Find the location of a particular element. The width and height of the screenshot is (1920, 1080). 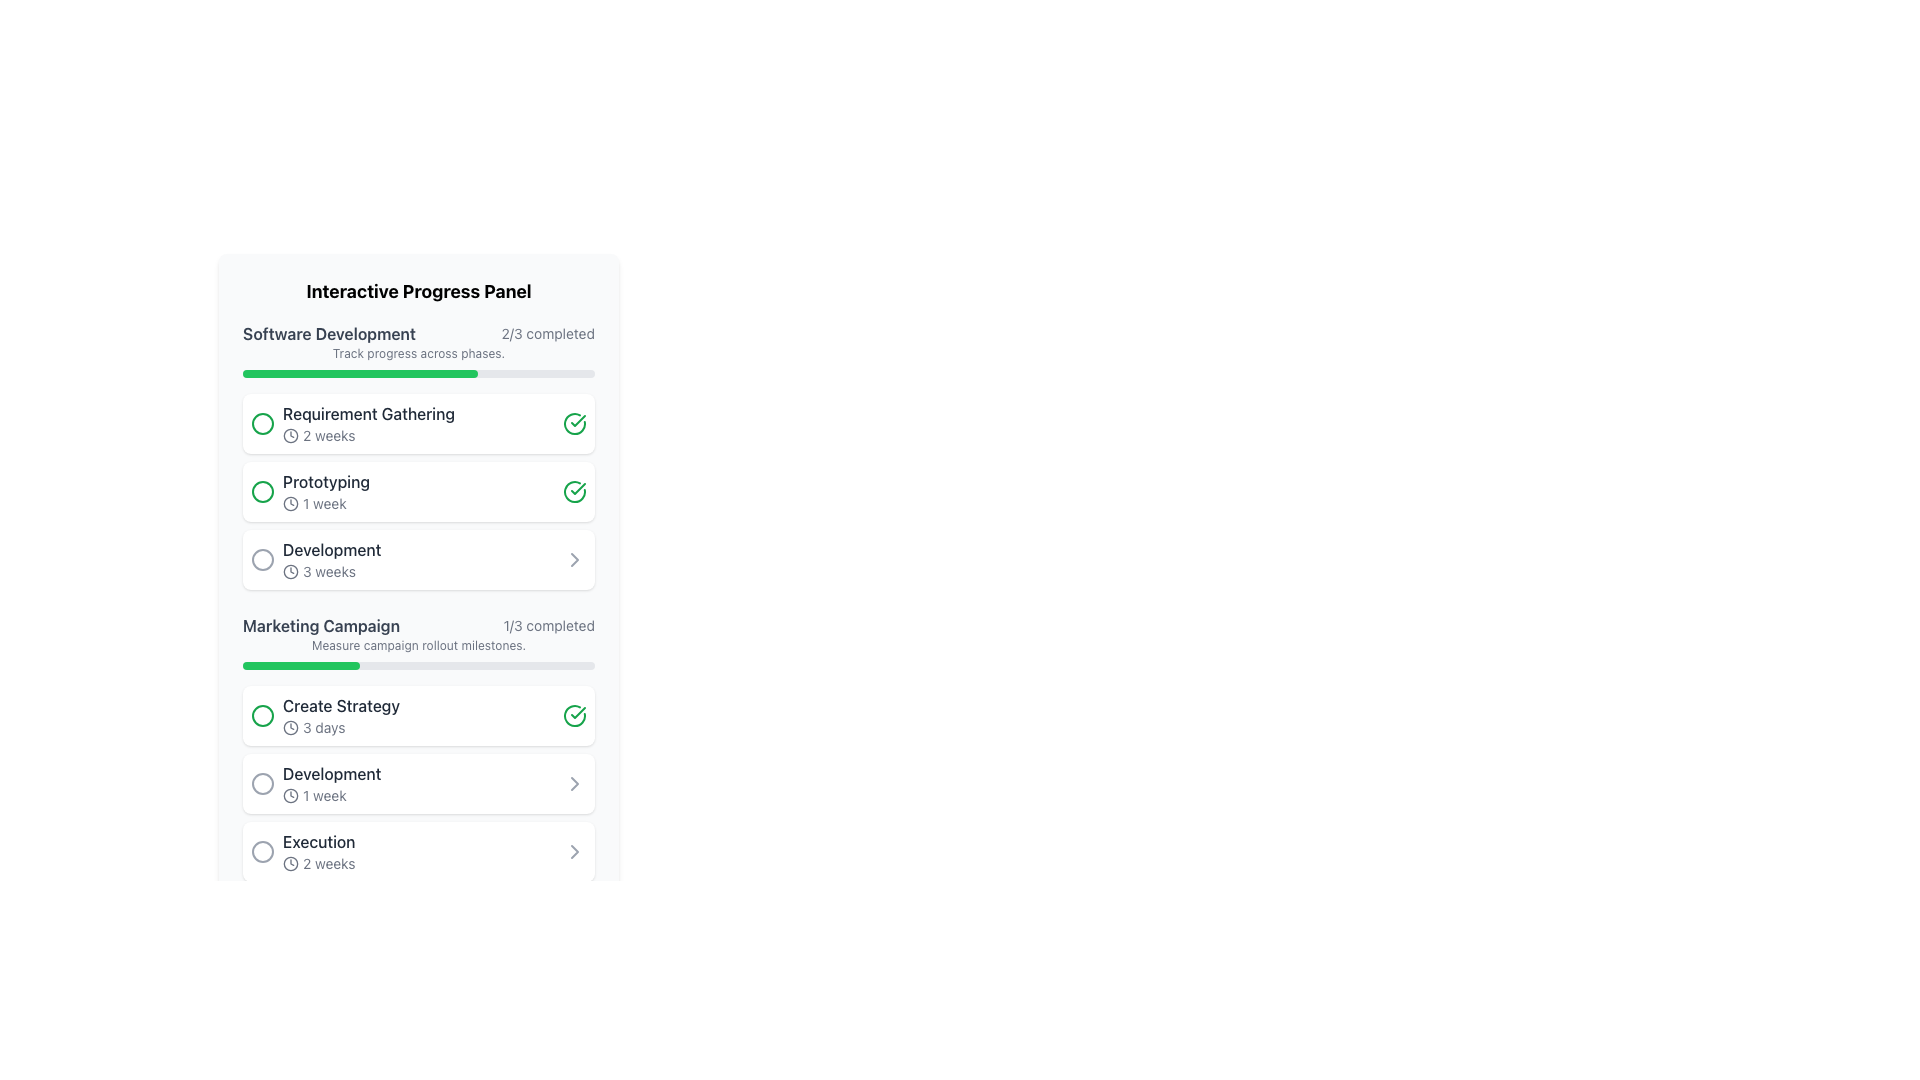

the list item labeled 'Requirement Gathering' with a subtext of '2 weeks' is located at coordinates (417, 423).